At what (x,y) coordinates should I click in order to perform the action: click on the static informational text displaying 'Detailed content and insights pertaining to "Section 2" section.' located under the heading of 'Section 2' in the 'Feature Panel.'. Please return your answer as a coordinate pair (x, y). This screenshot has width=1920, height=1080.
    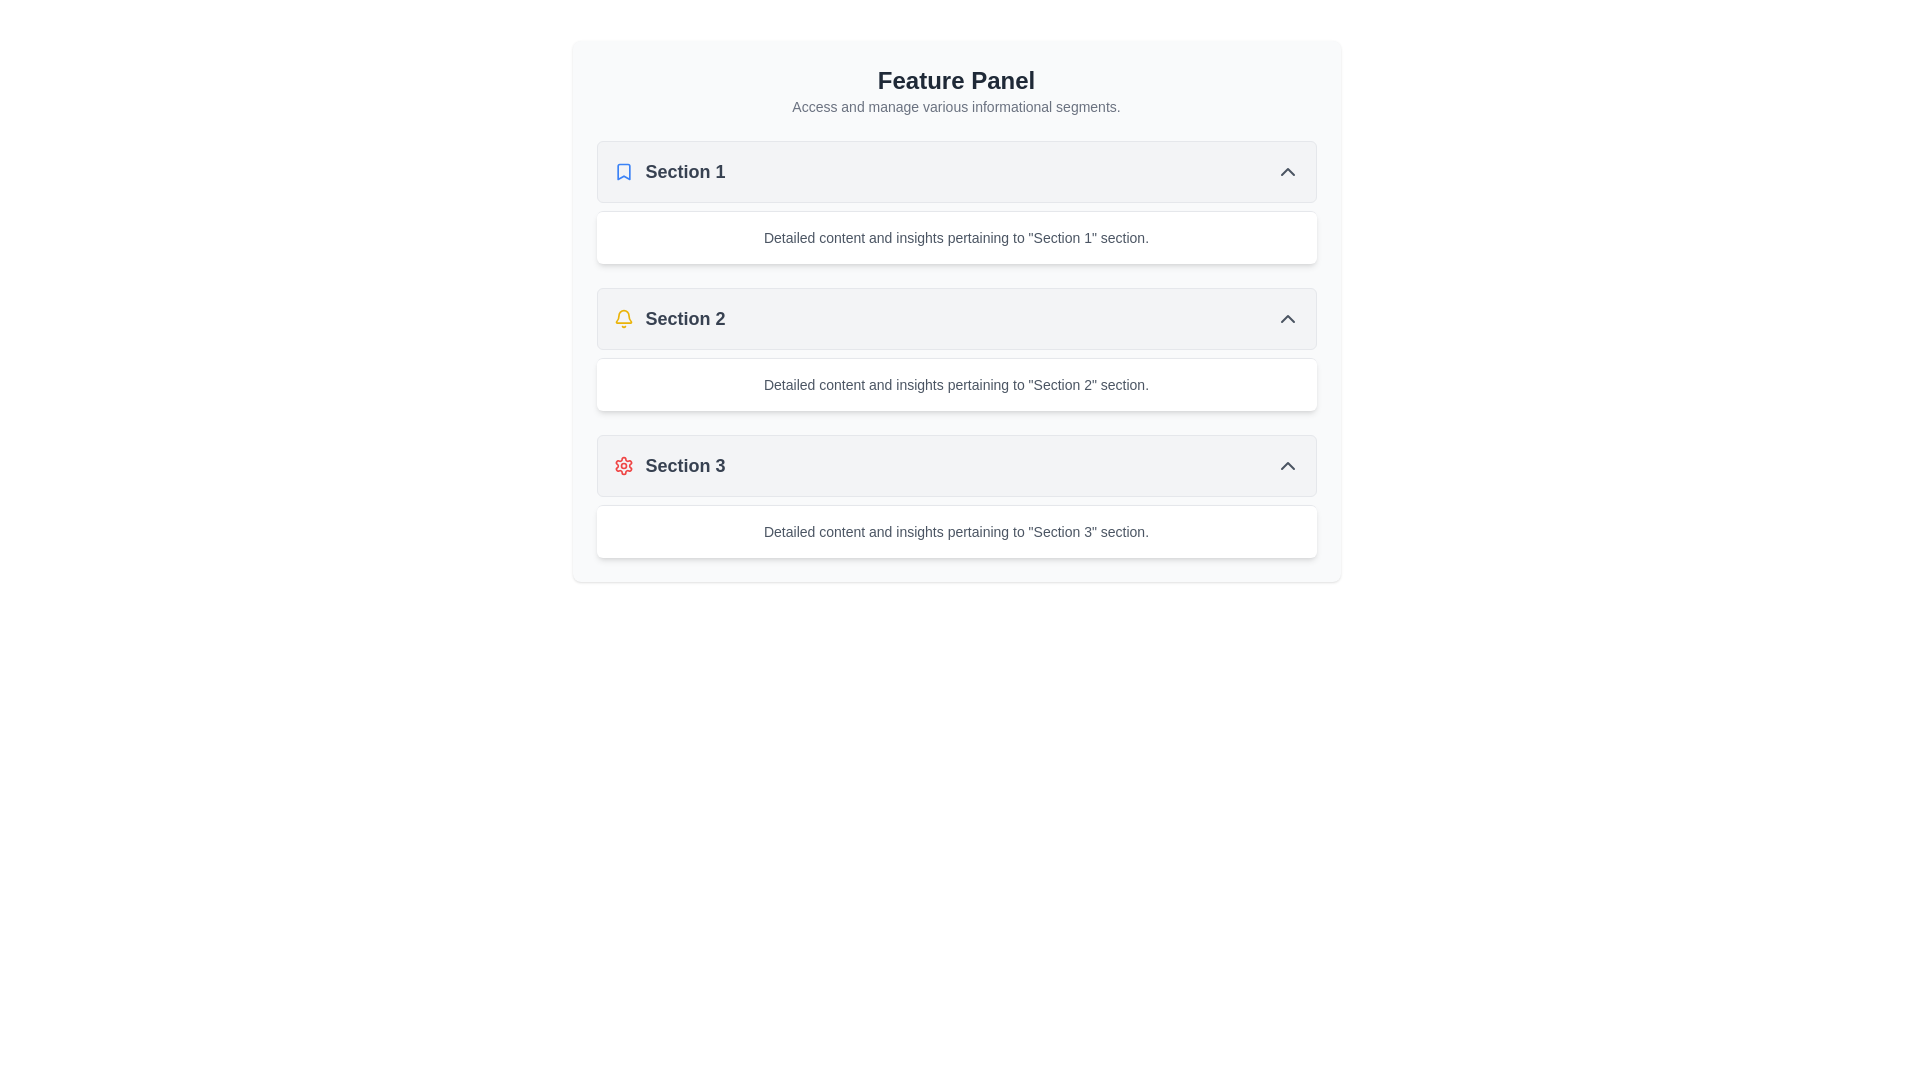
    Looking at the image, I should click on (955, 385).